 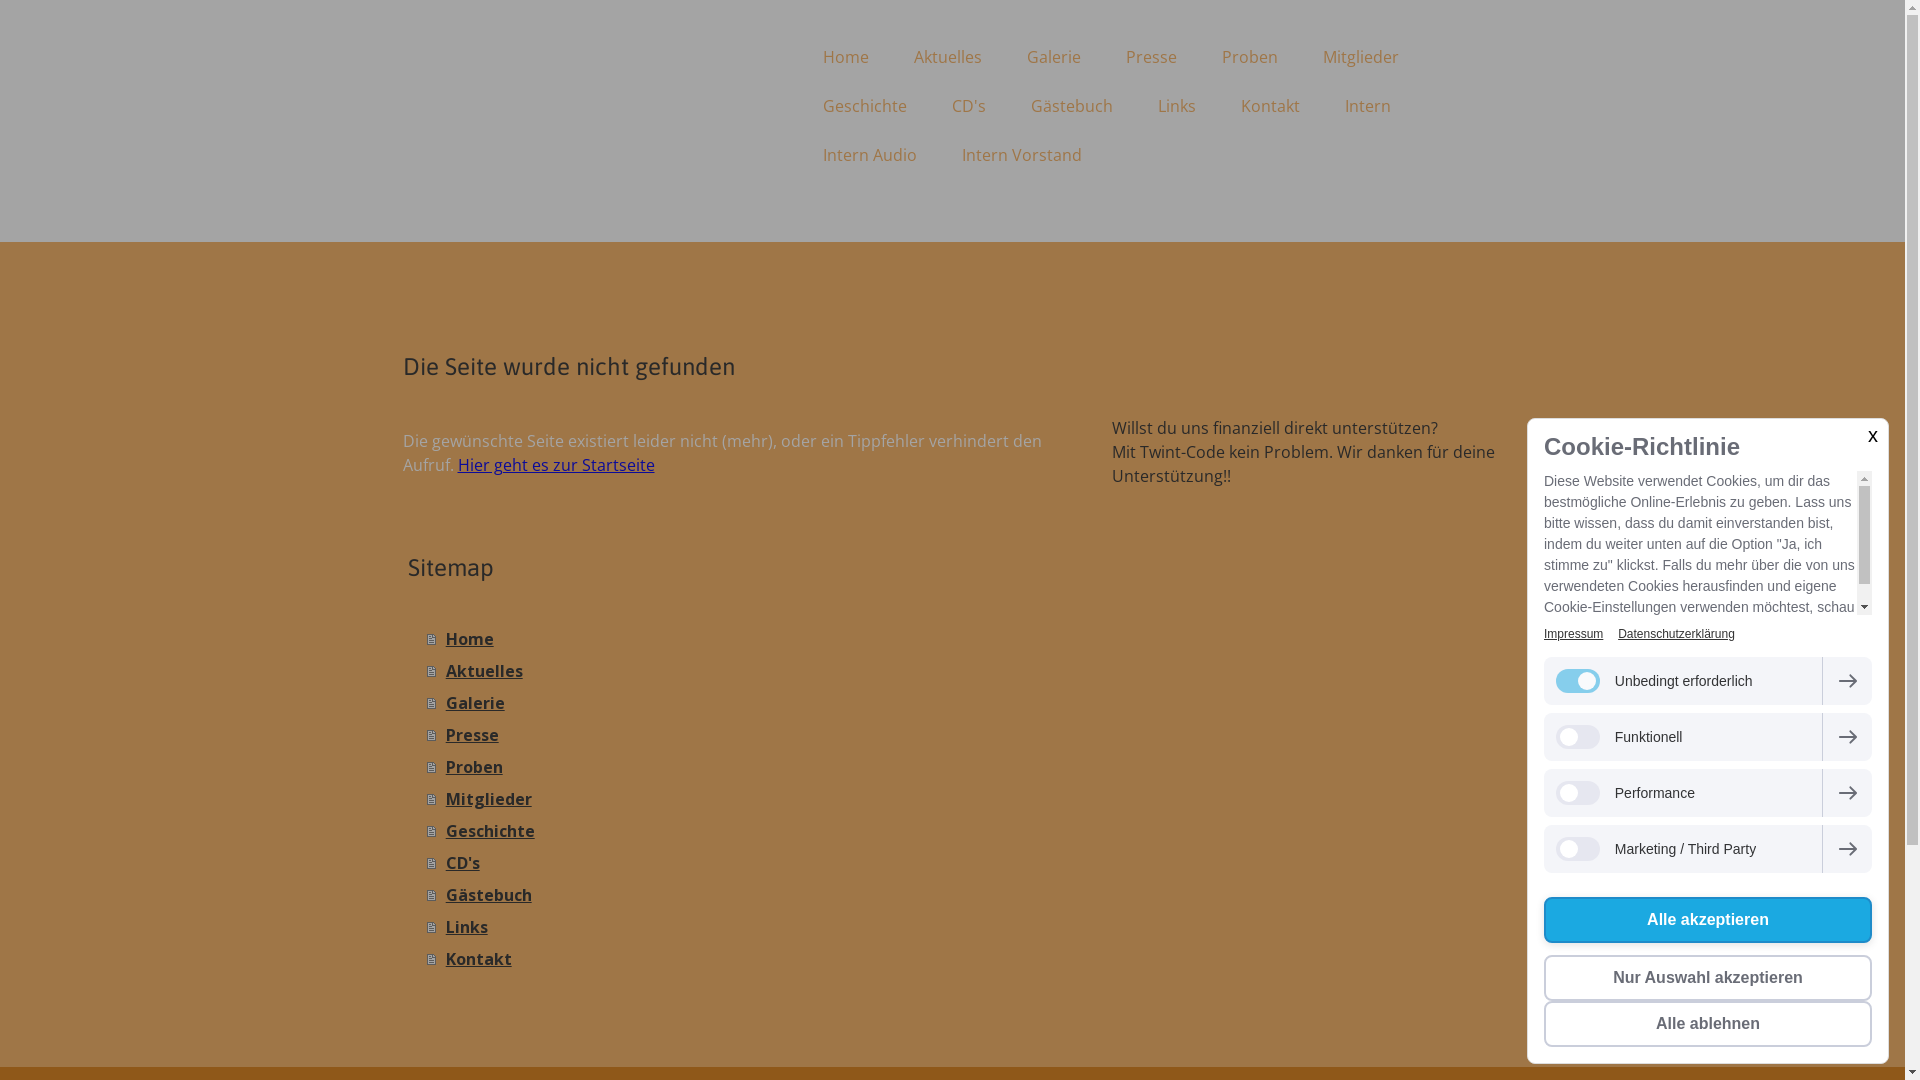 I want to click on 'Intern Vorstand', so click(x=1022, y=153).